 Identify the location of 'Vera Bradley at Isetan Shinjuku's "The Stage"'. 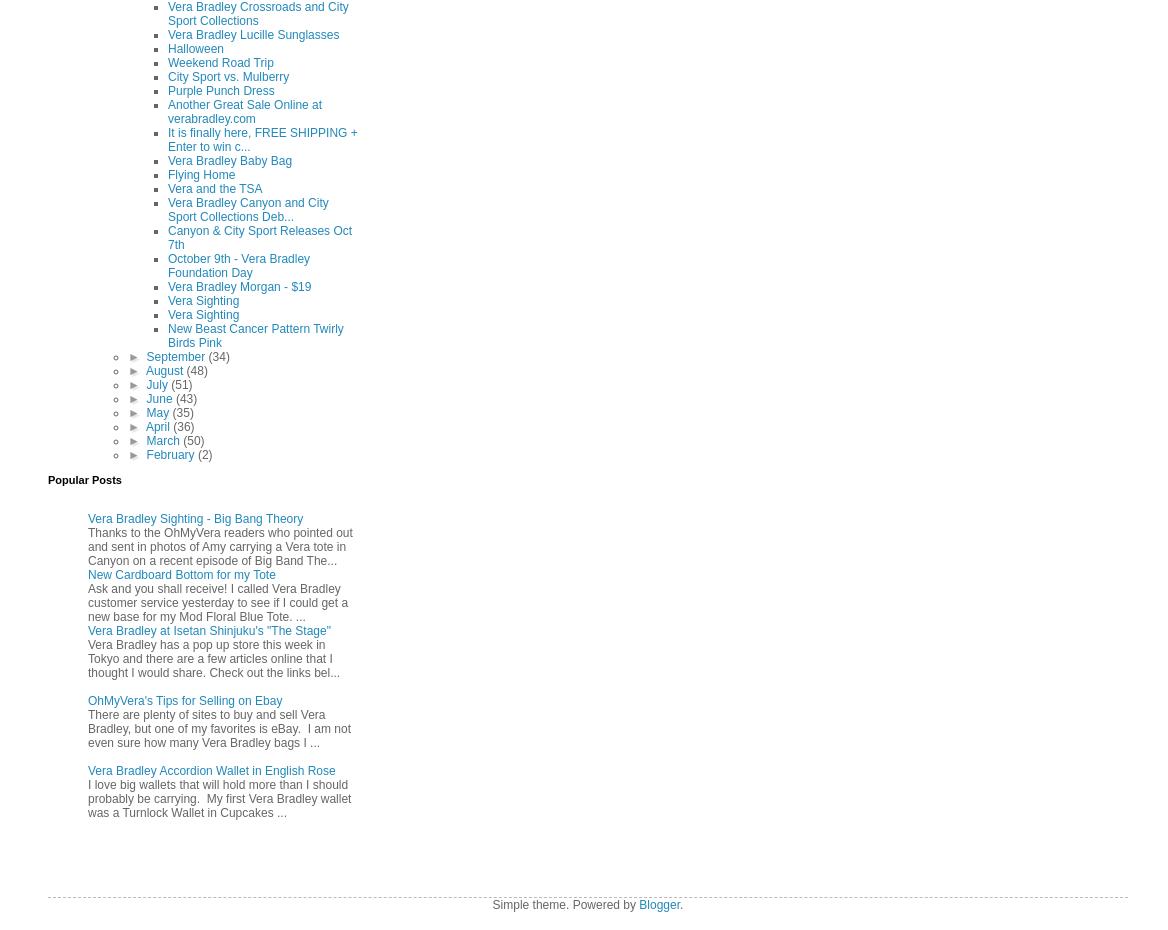
(208, 628).